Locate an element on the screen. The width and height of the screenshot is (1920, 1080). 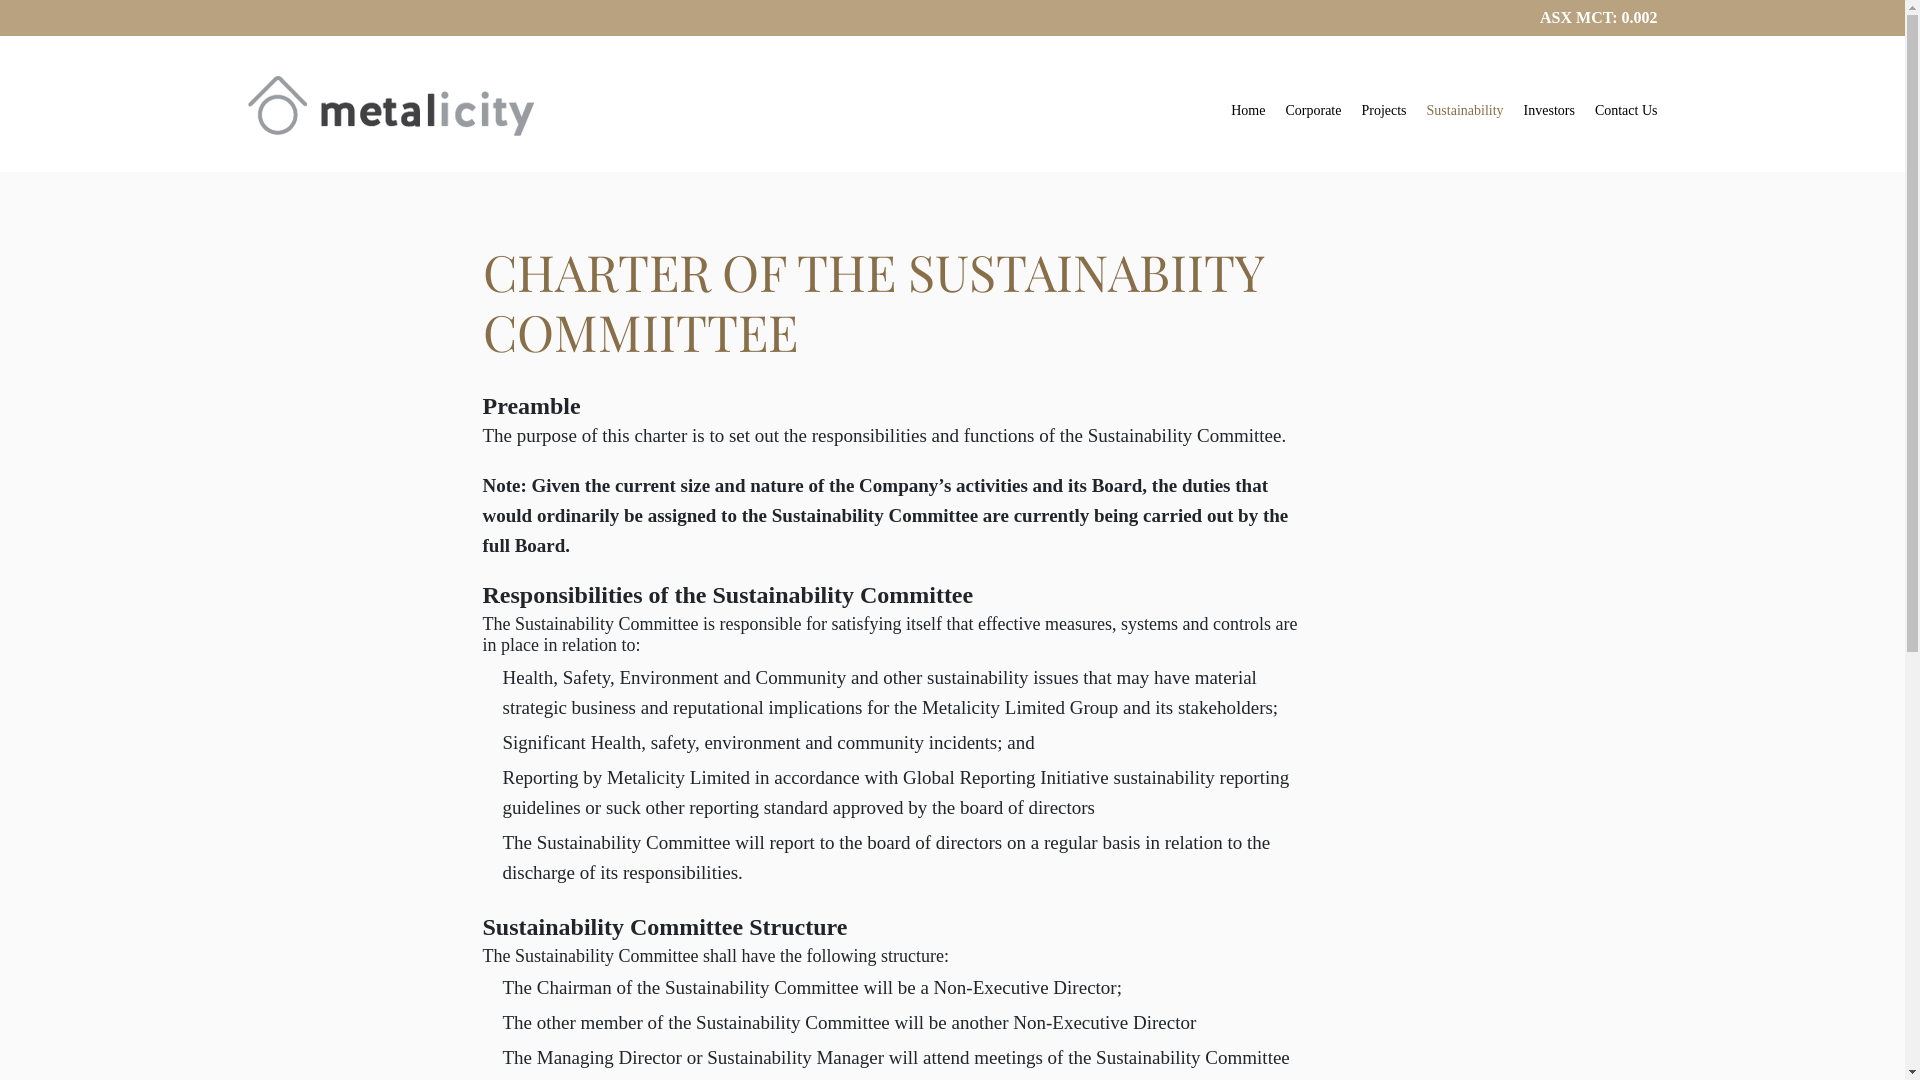
'Sustainability' is located at coordinates (1465, 115).